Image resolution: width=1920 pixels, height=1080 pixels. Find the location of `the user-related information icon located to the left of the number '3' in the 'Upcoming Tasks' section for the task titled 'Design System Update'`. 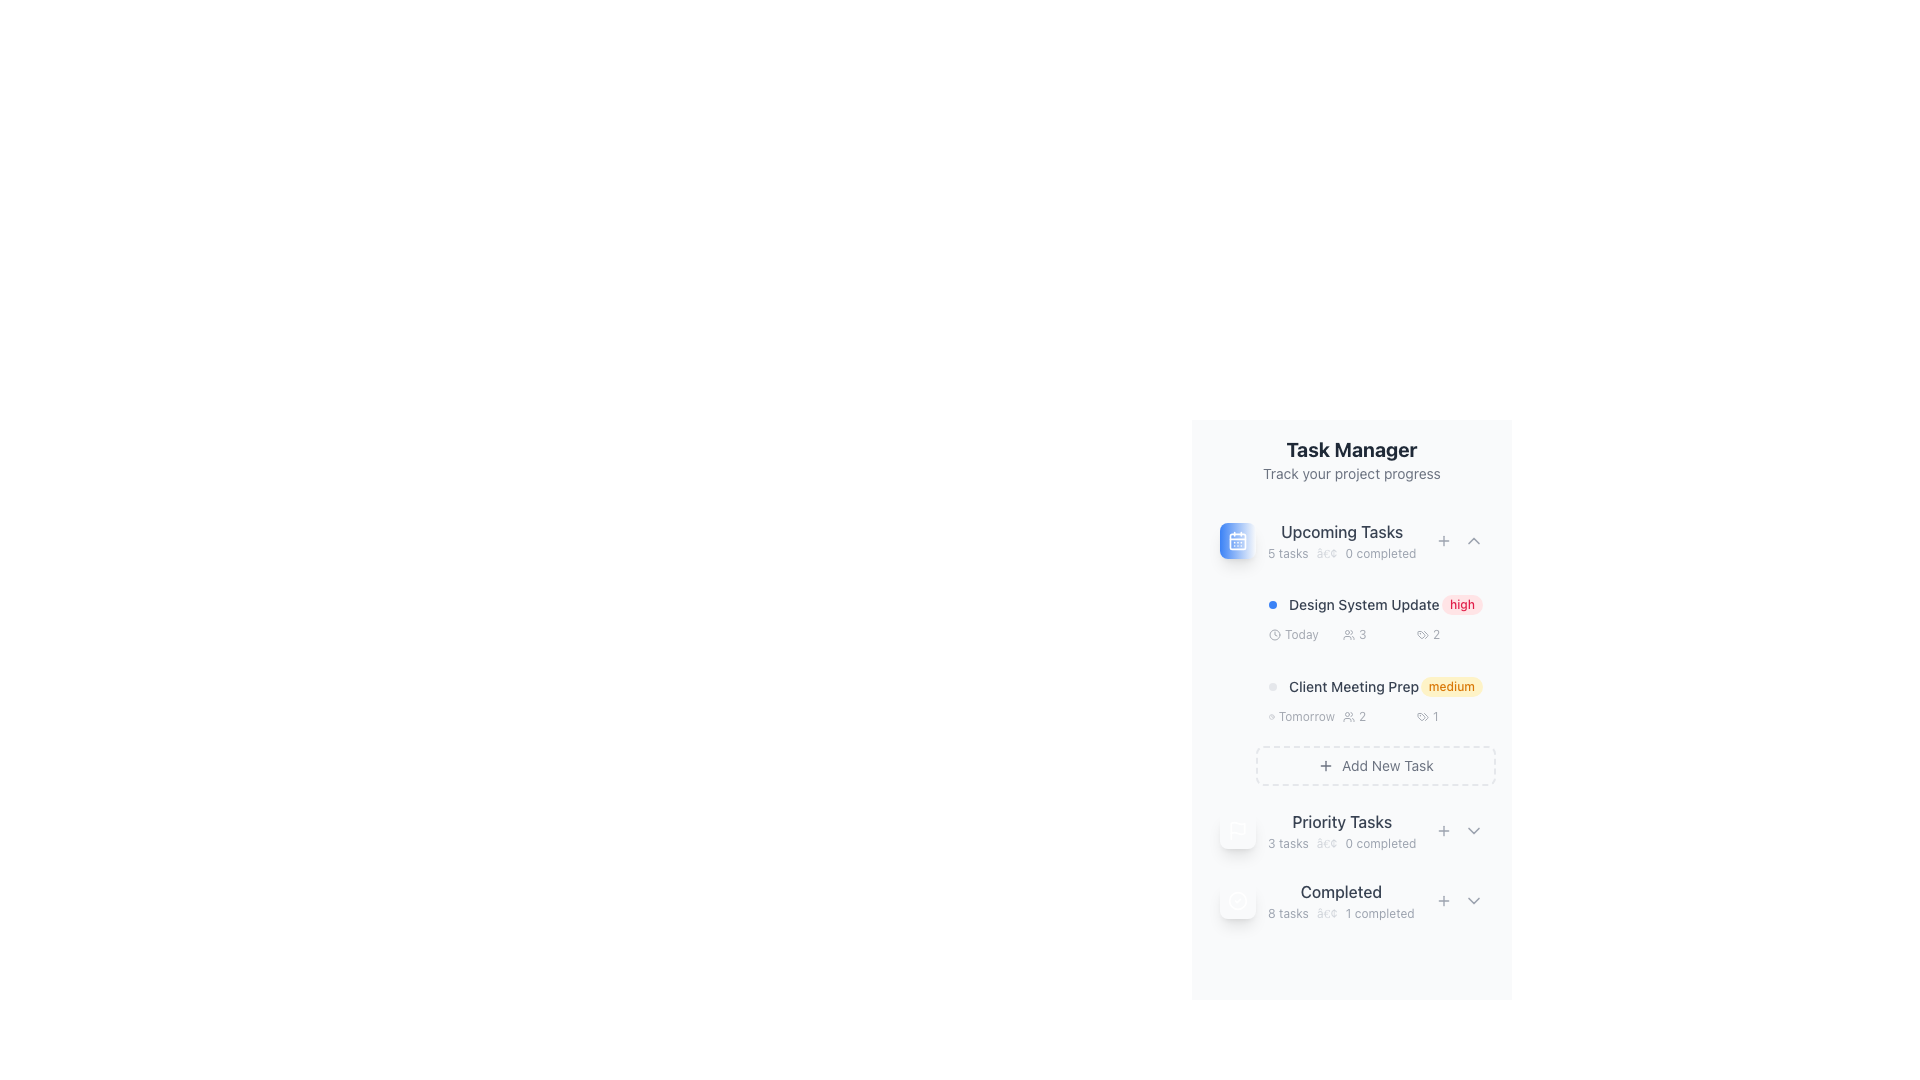

the user-related information icon located to the left of the number '3' in the 'Upcoming Tasks' section for the task titled 'Design System Update' is located at coordinates (1348, 635).